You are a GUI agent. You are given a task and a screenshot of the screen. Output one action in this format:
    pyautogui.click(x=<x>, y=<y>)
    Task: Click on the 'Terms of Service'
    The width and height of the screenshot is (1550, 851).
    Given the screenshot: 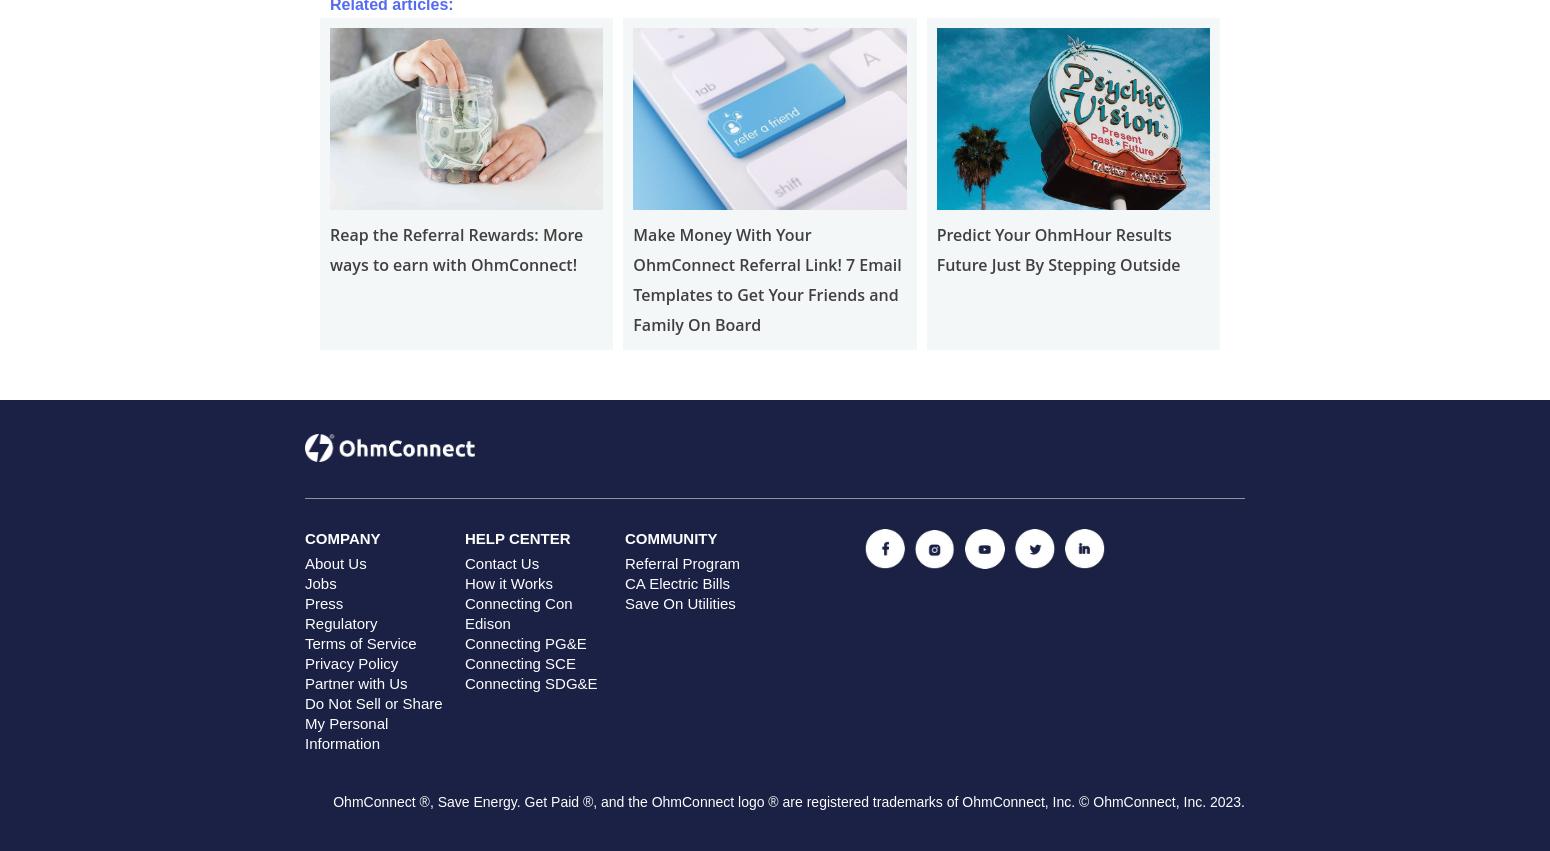 What is the action you would take?
    pyautogui.click(x=305, y=642)
    